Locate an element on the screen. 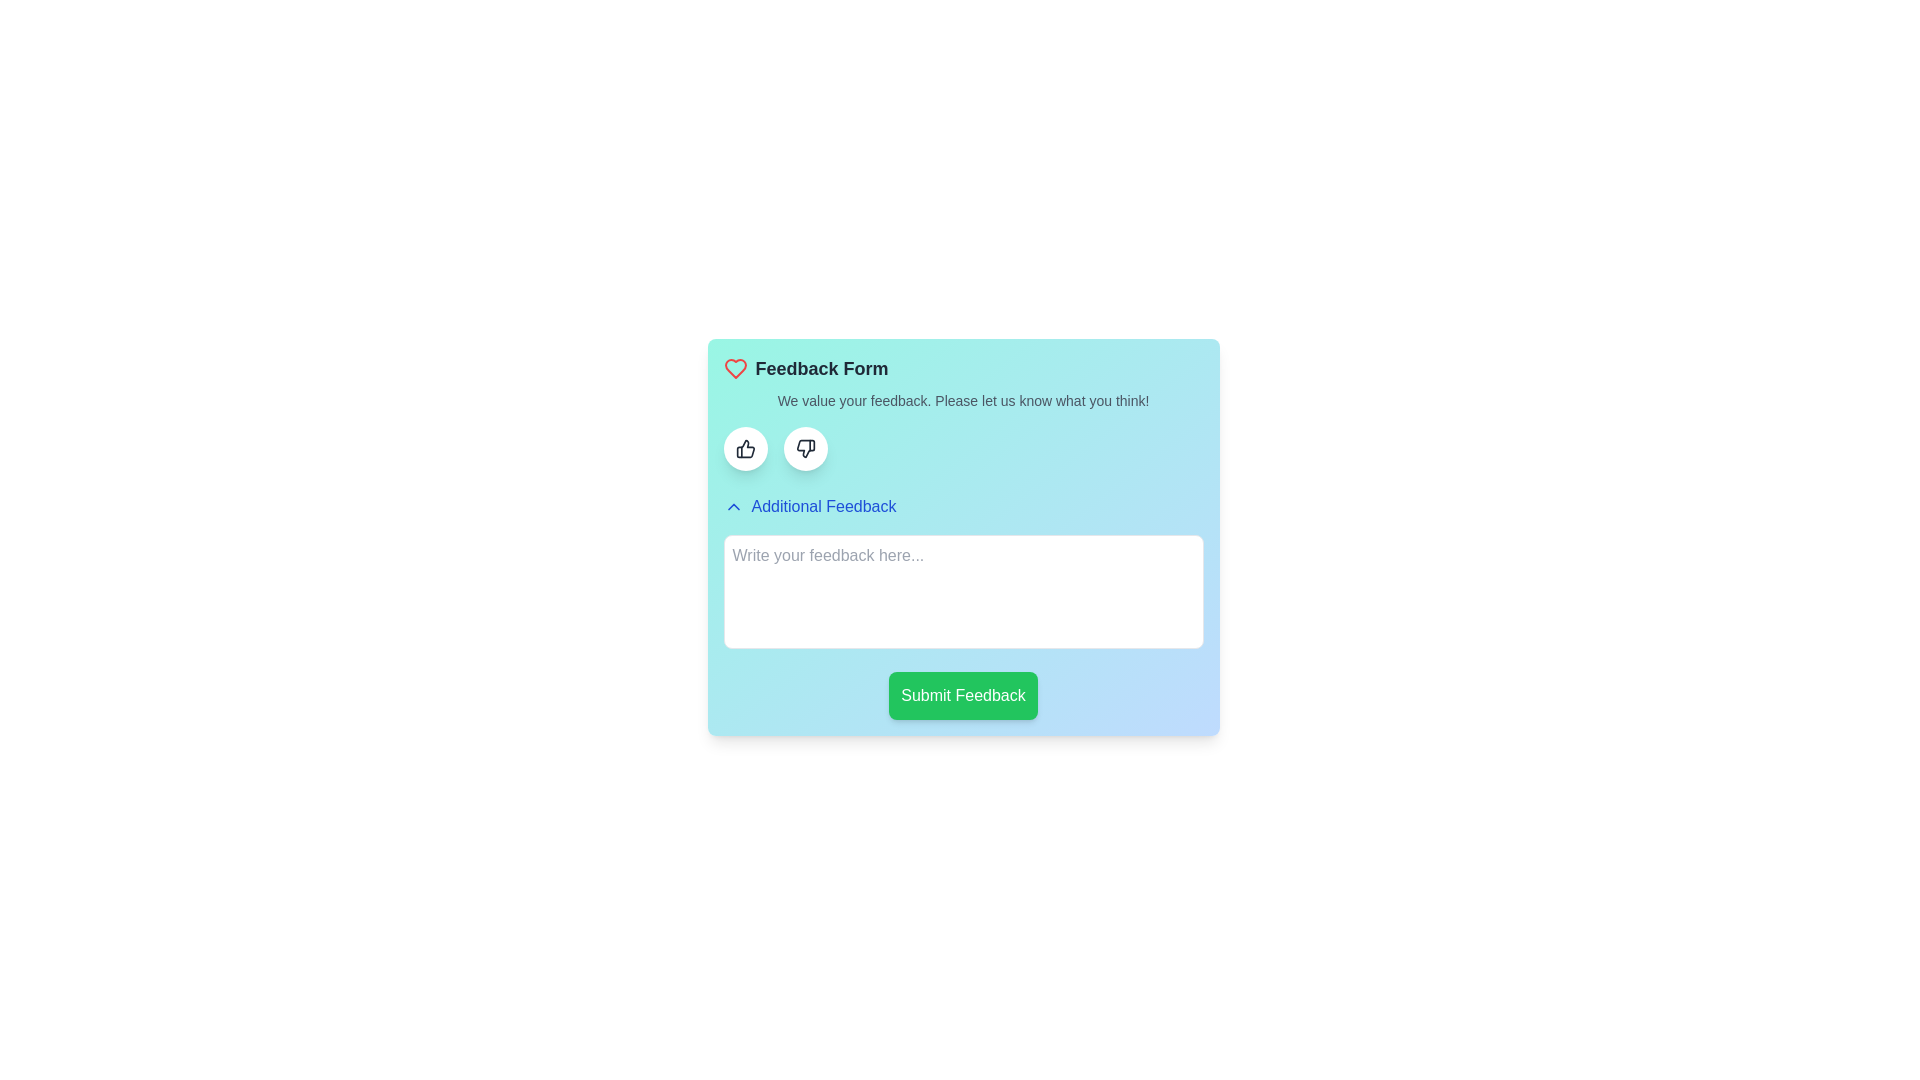  the positive feedback button located in the top left quadrant of the feedback form interface is located at coordinates (744, 447).